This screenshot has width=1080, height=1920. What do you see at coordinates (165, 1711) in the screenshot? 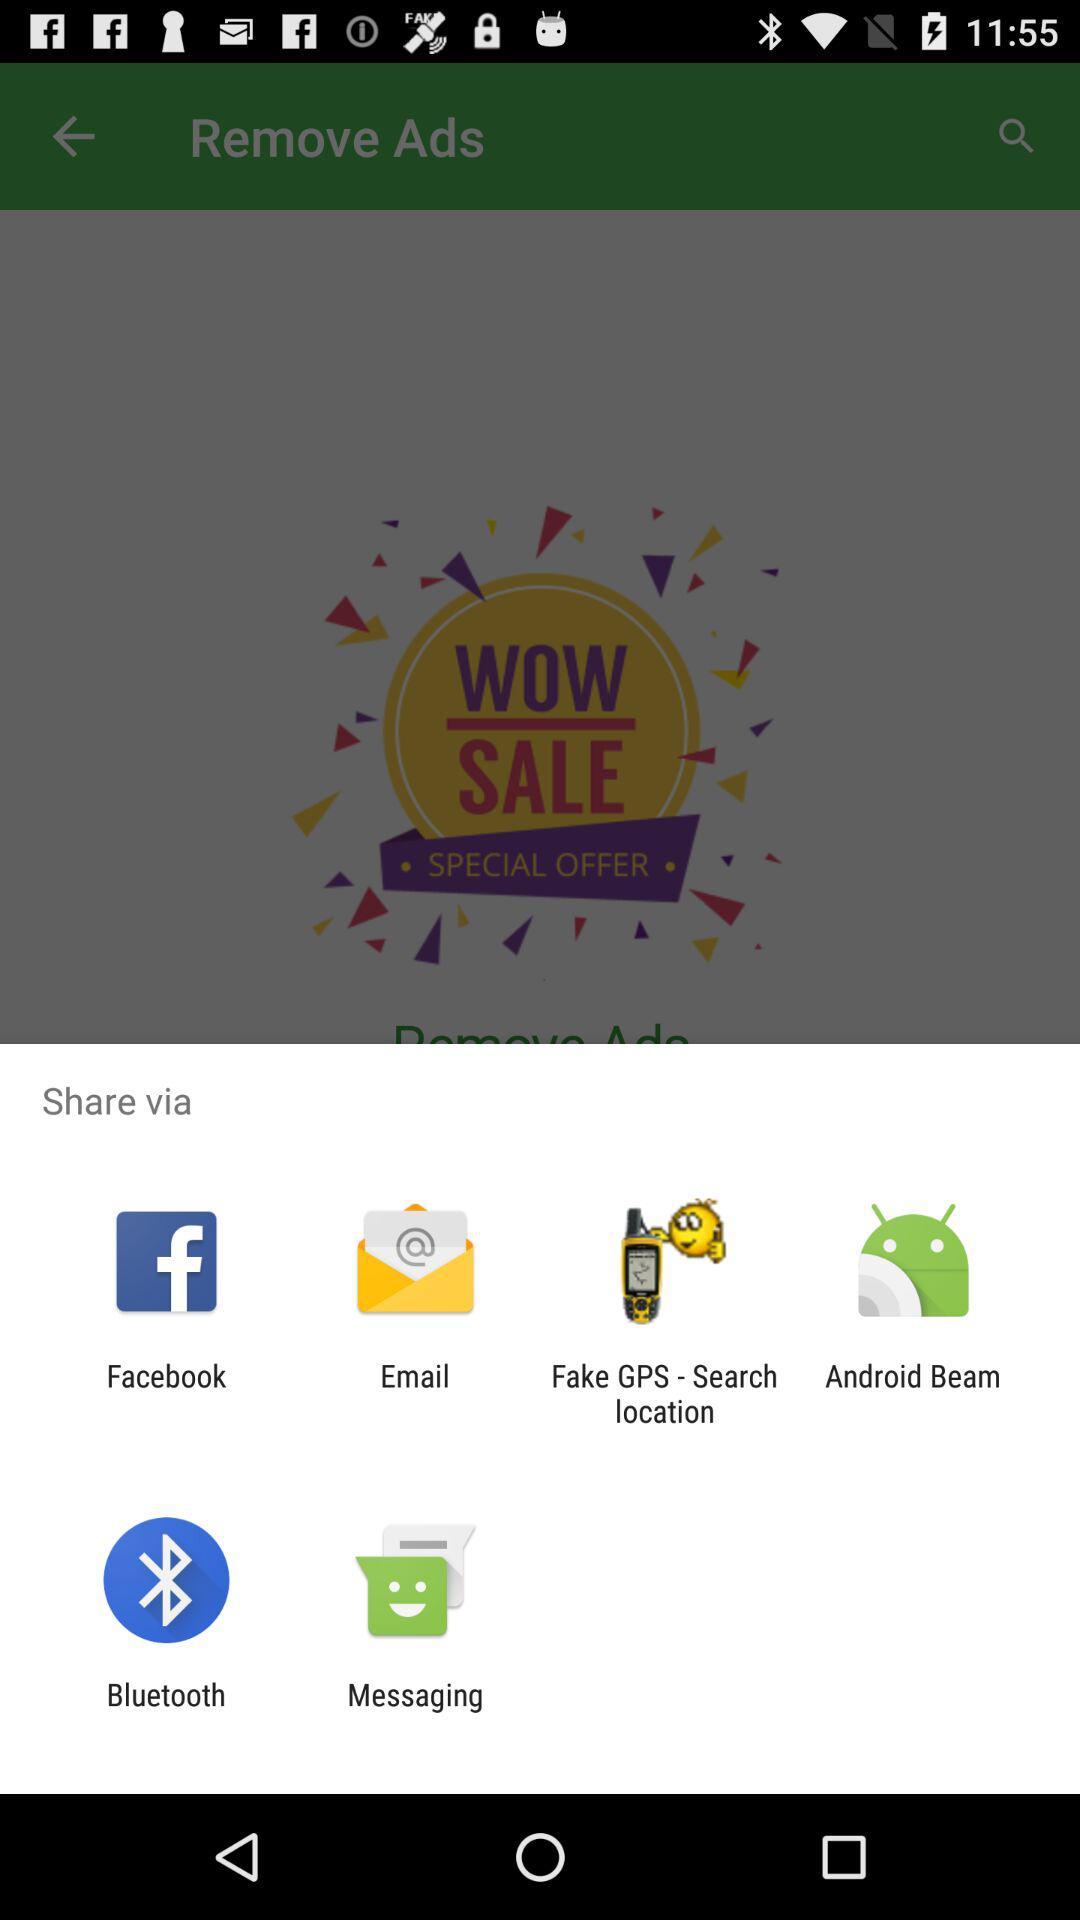
I see `the item next to messaging icon` at bounding box center [165, 1711].